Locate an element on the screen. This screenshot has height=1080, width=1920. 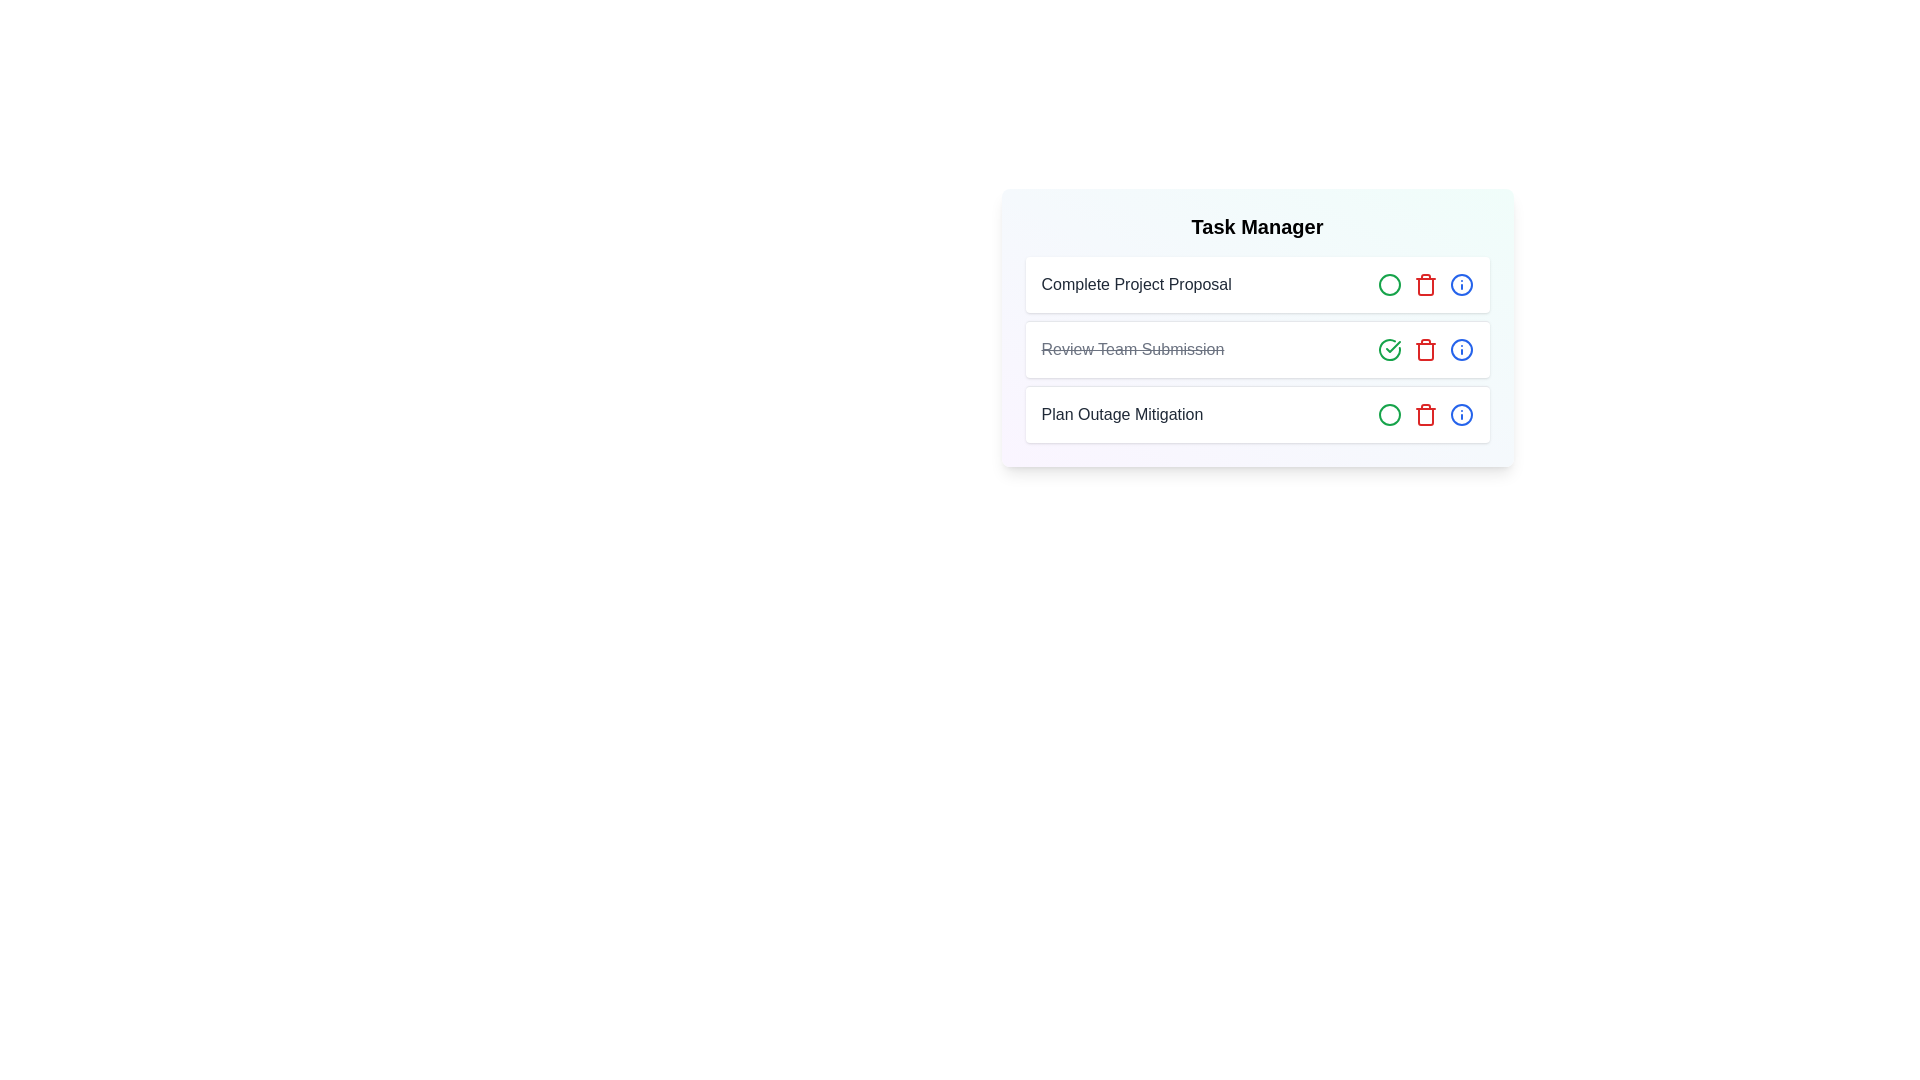
'Info' button for the task titled 'Complete Project Proposal' is located at coordinates (1461, 285).